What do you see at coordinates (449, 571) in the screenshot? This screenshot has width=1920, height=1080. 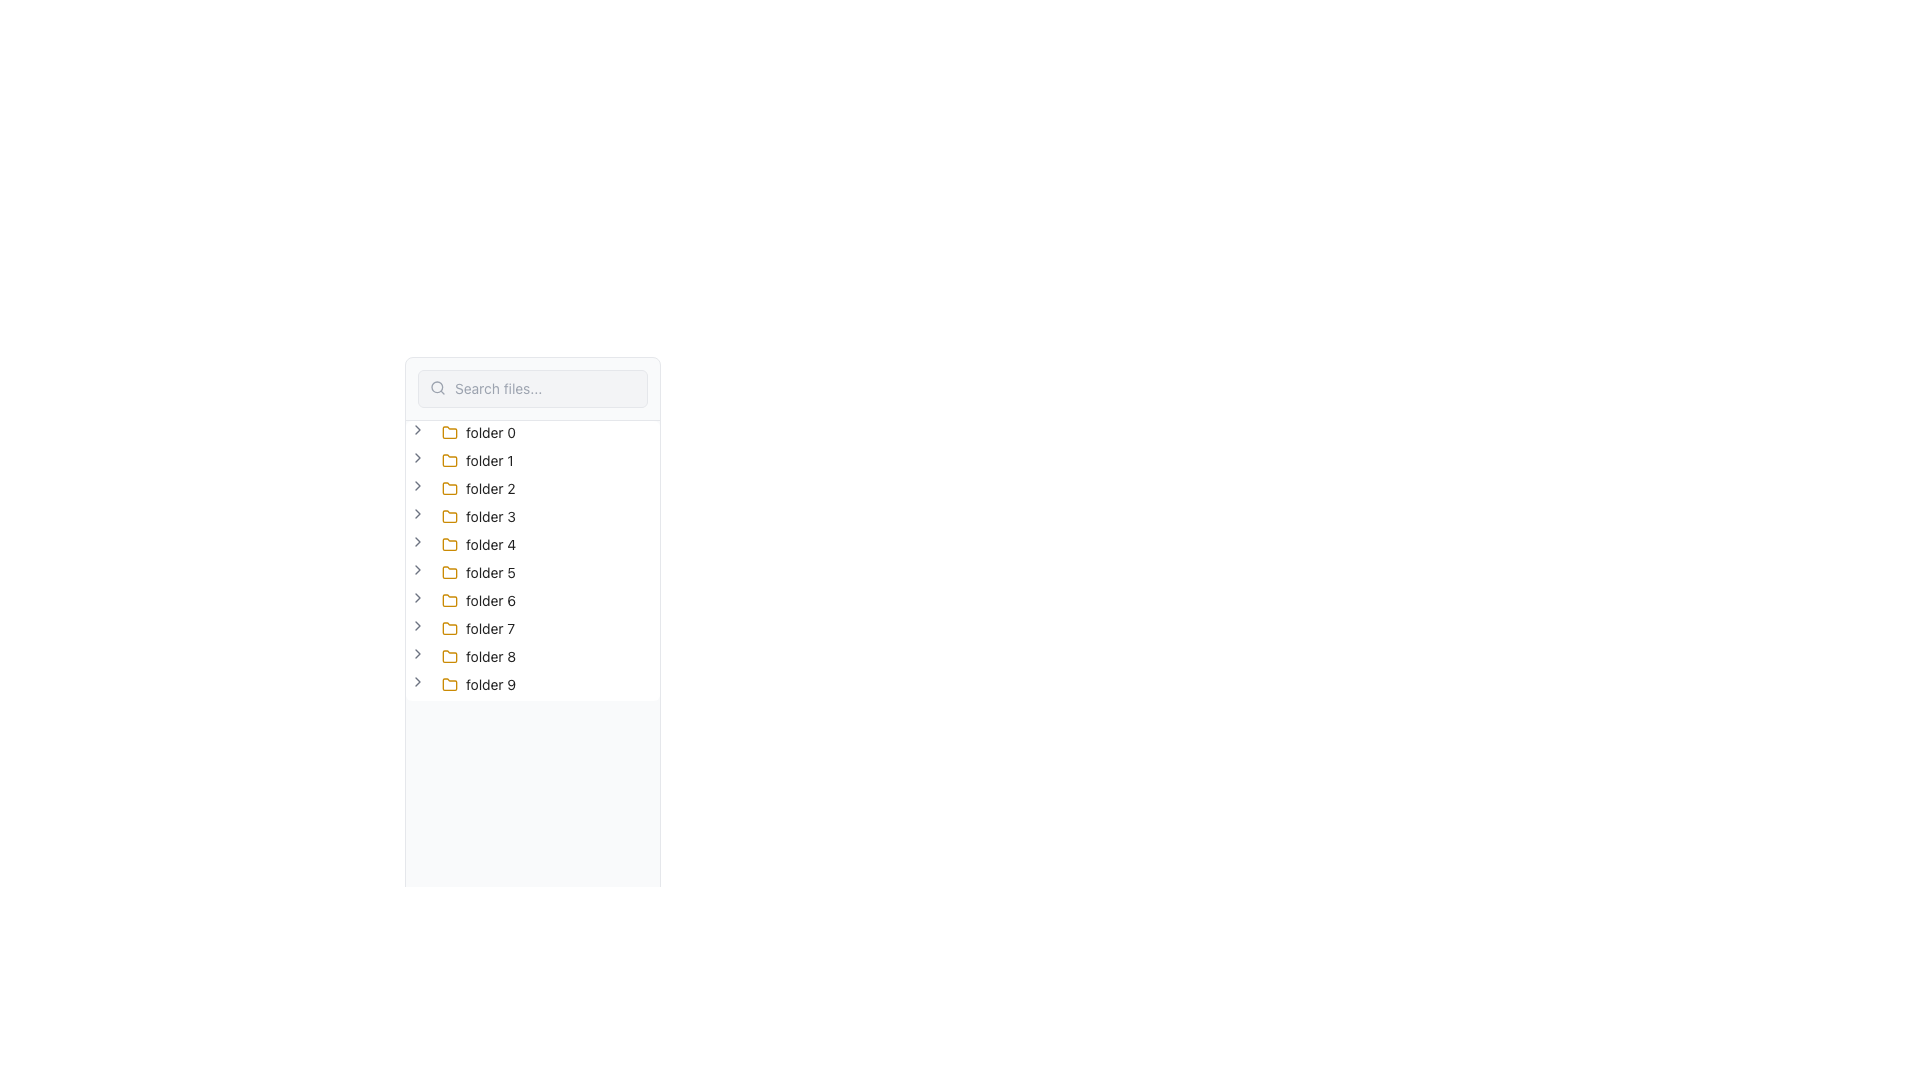 I see `the folder icon labeled 'folder 5', which is the sixth item in the vertically aligned list of folders` at bounding box center [449, 571].